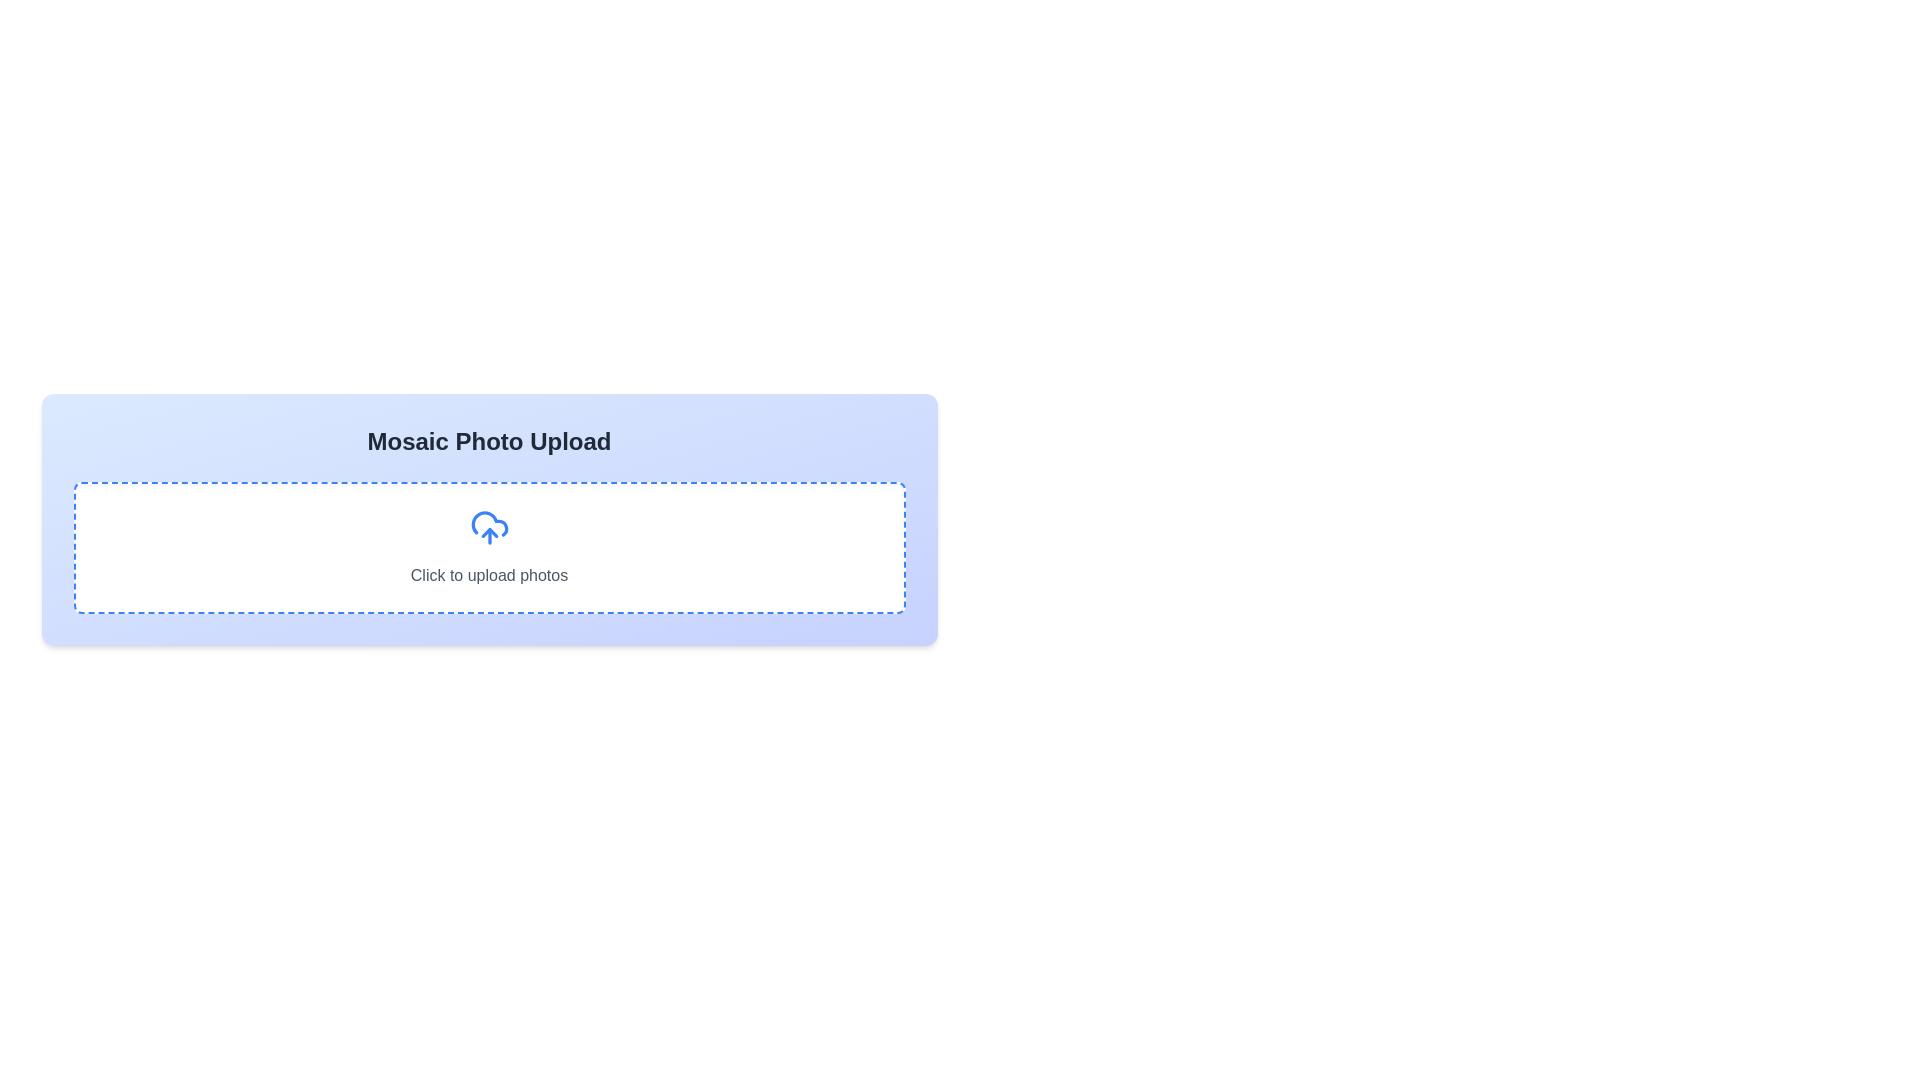 Image resolution: width=1920 pixels, height=1080 pixels. What do you see at coordinates (489, 523) in the screenshot?
I see `the cloud outline element of the cloud-with-arrow icon, which is styled with blue coloring and is the first curve forming the cloud's outline within the upload area` at bounding box center [489, 523].